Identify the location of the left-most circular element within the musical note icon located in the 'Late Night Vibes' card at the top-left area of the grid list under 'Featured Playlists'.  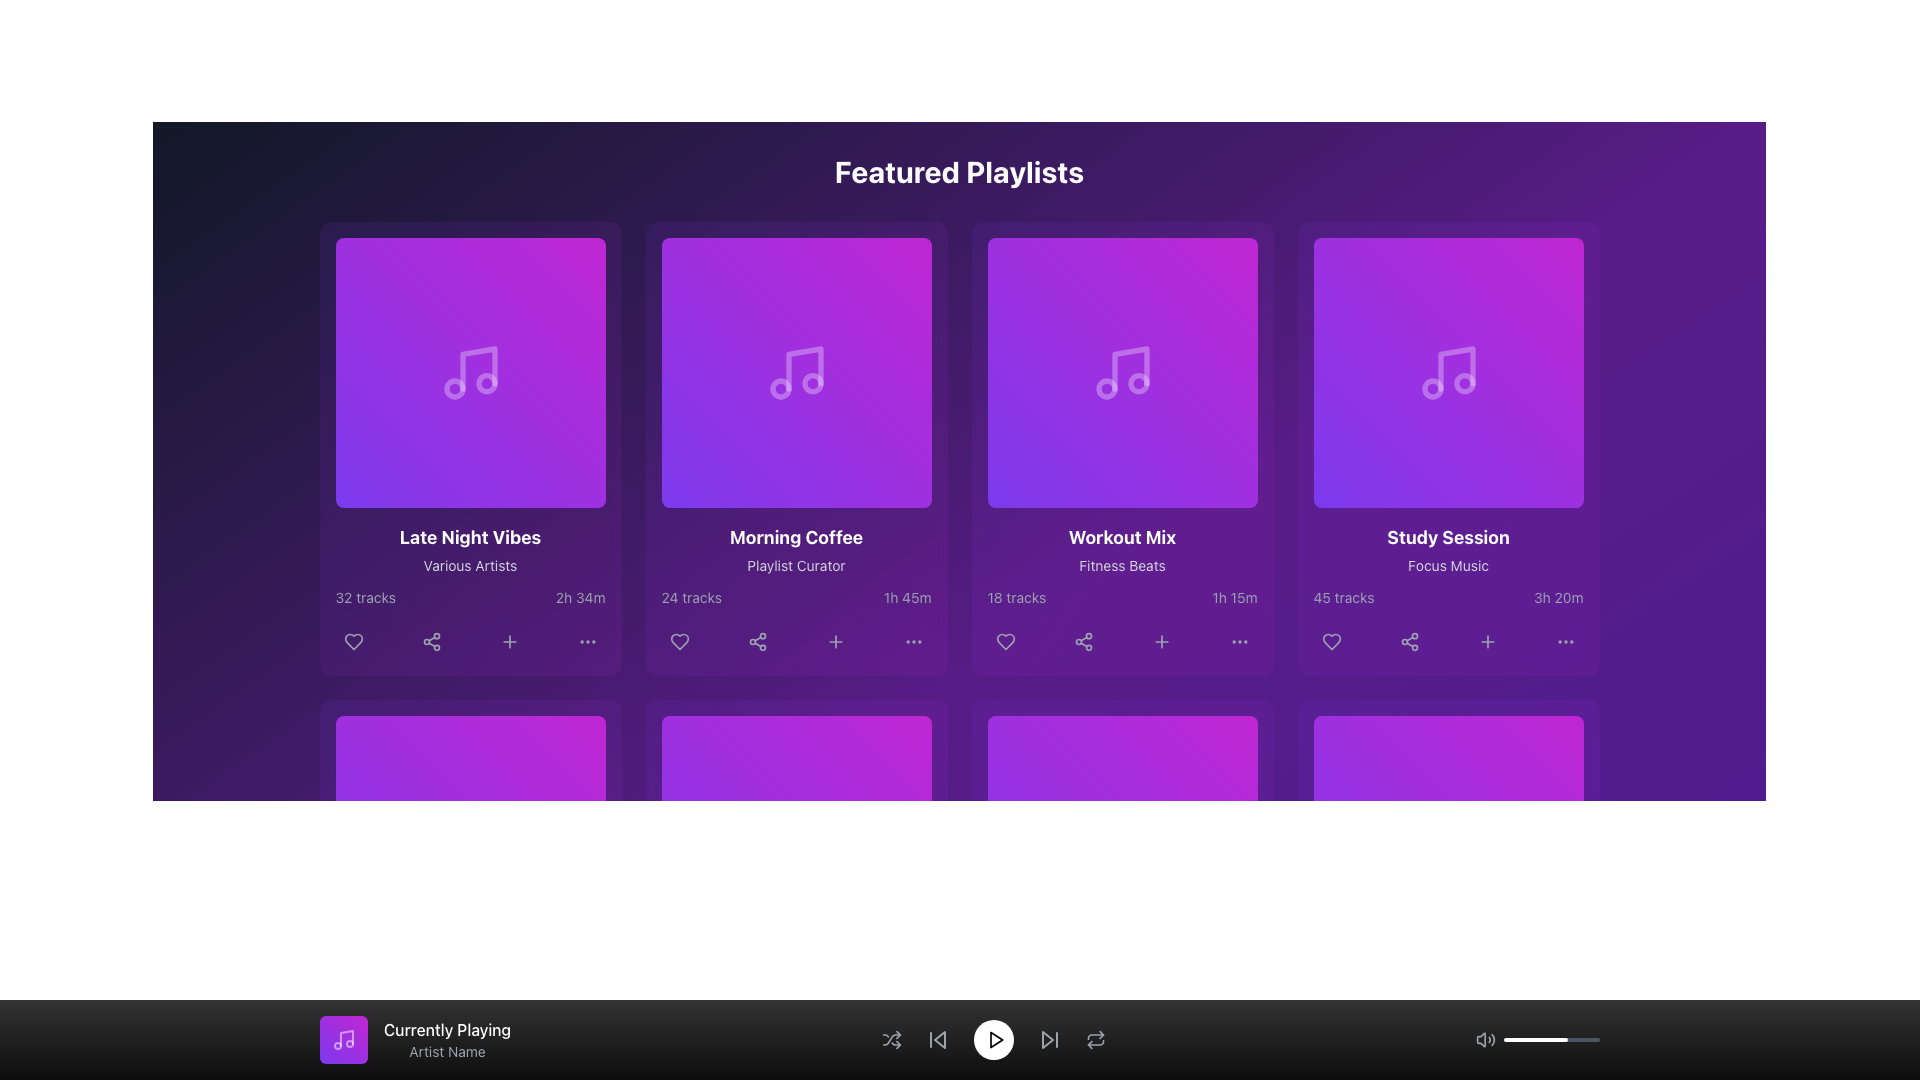
(453, 389).